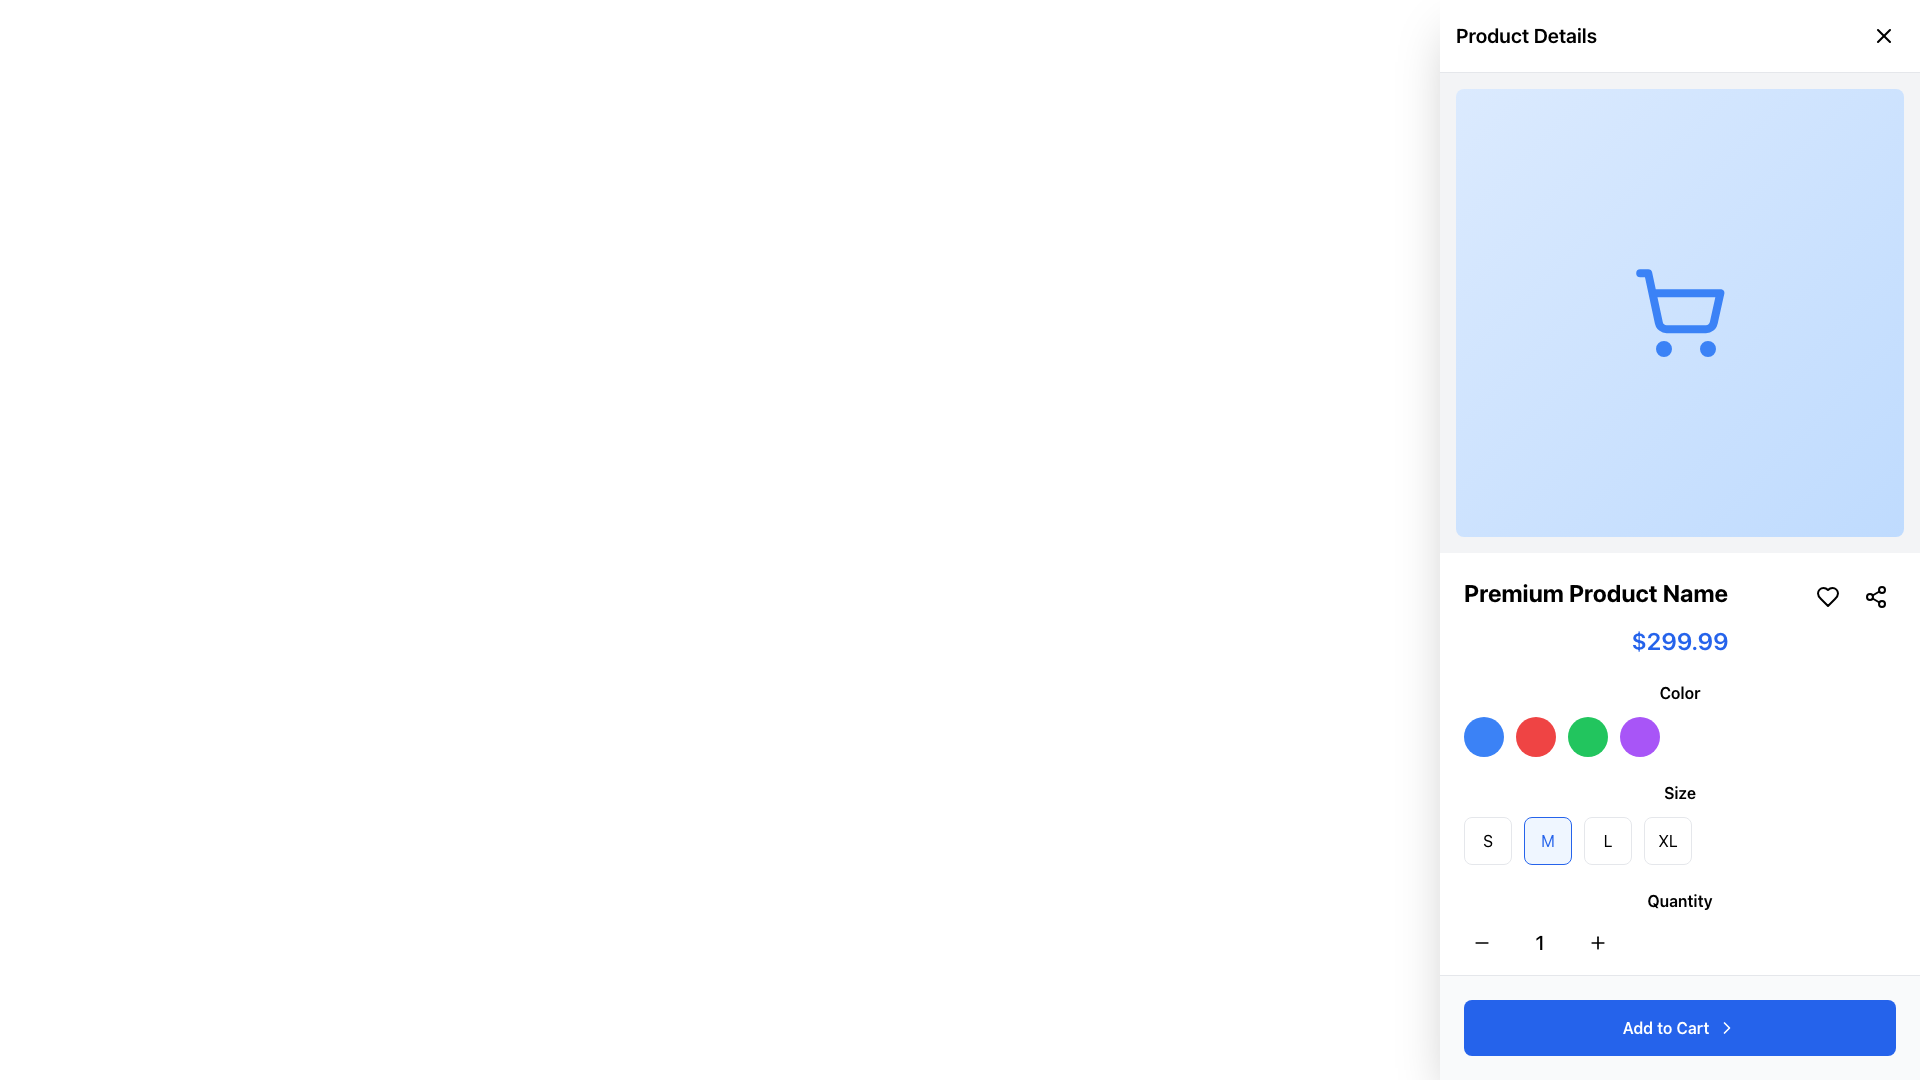 This screenshot has width=1920, height=1080. I want to click on the circular button on the left side of the 'Quantity' section to decrease the quantity of the selected product in the cart, so click(1482, 942).